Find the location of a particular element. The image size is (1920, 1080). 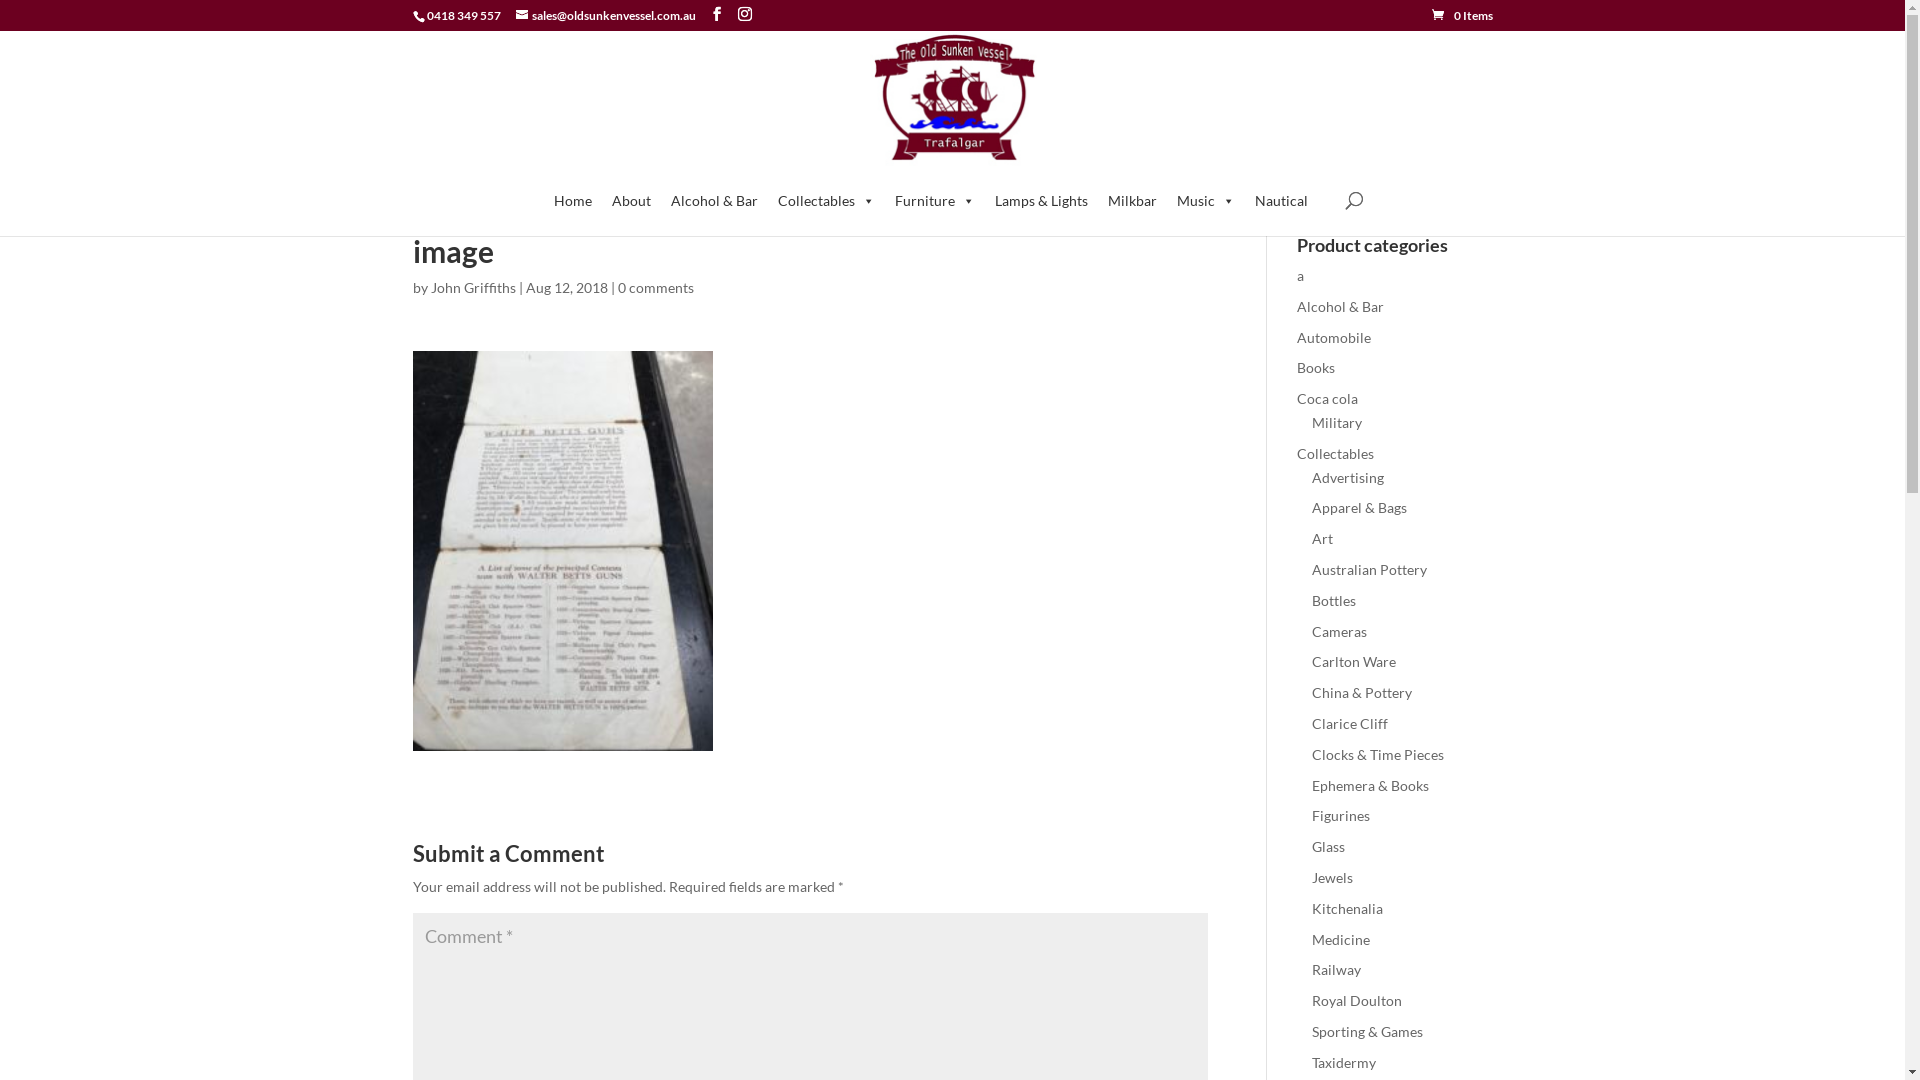

'Home' is located at coordinates (571, 200).